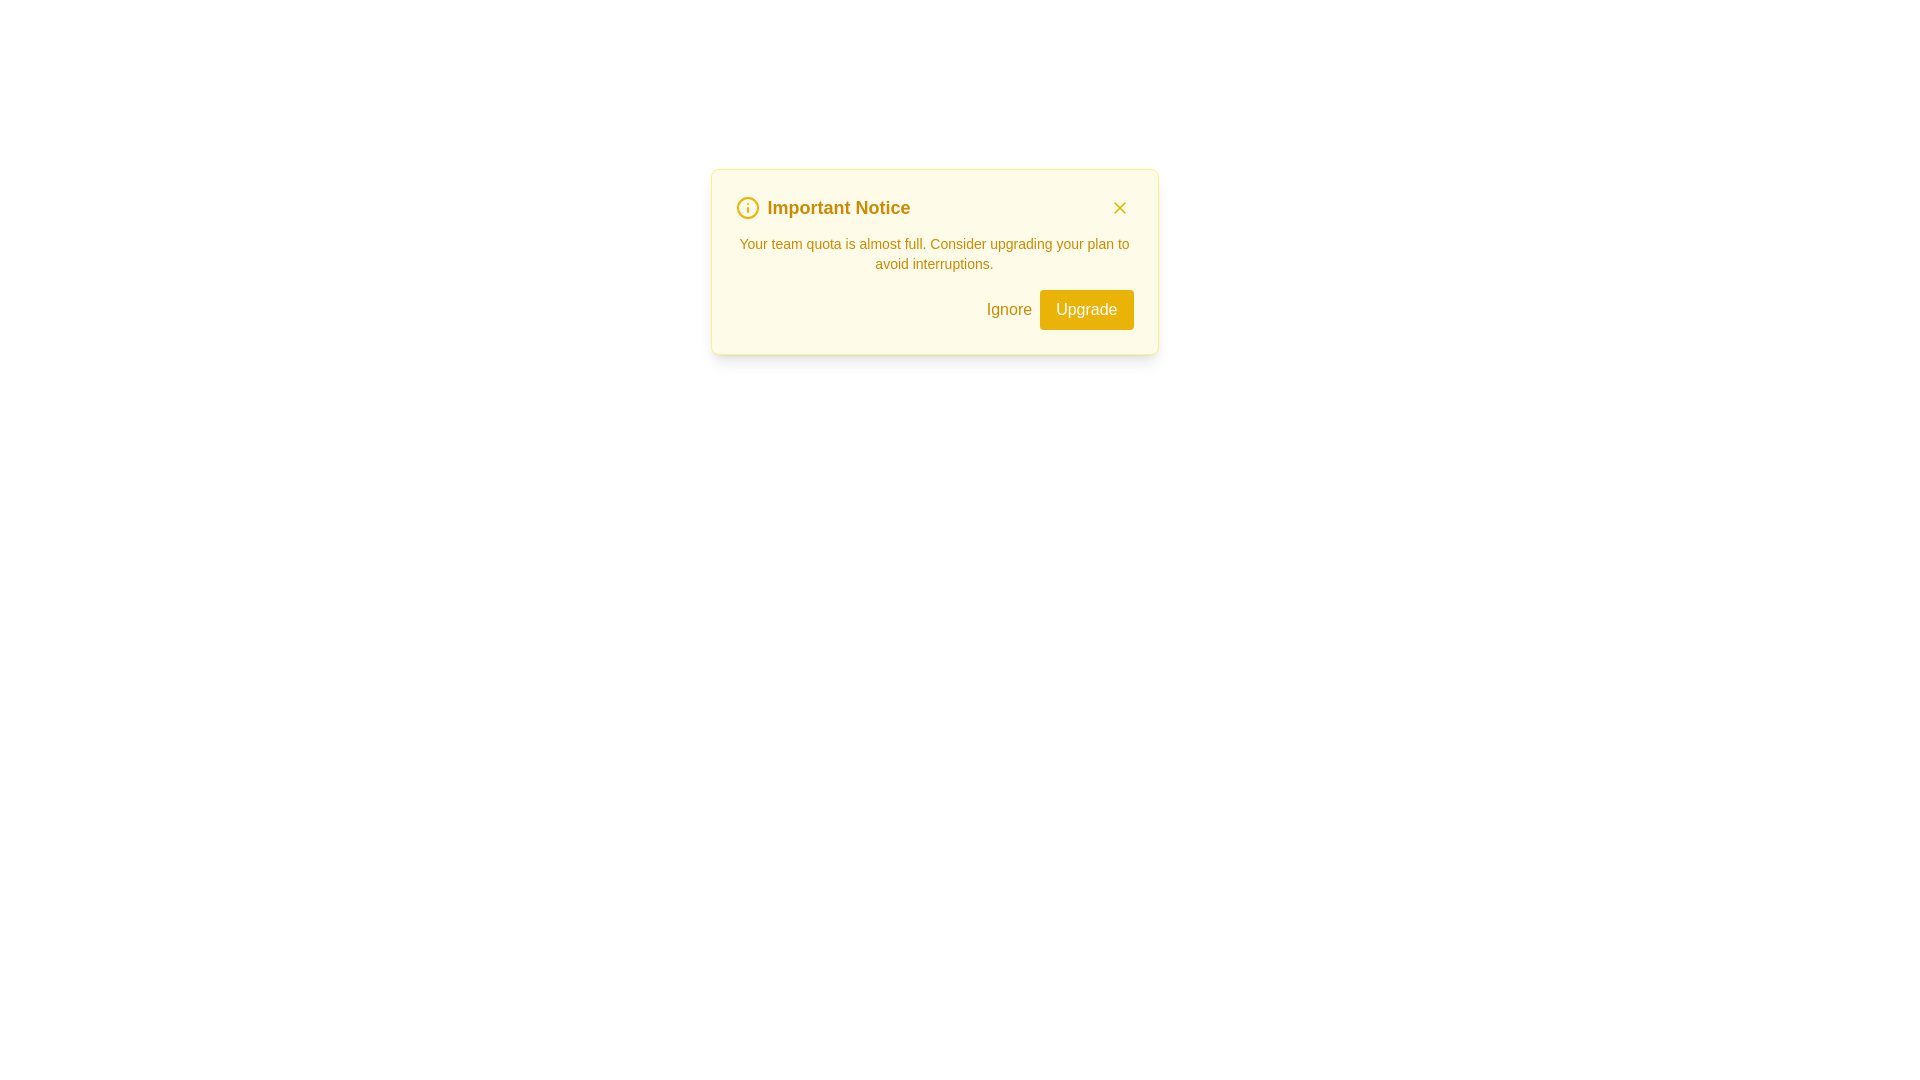 This screenshot has width=1920, height=1080. What do you see at coordinates (1118, 208) in the screenshot?
I see `the button in the top-right corner of the 'Important Notice' panel` at bounding box center [1118, 208].